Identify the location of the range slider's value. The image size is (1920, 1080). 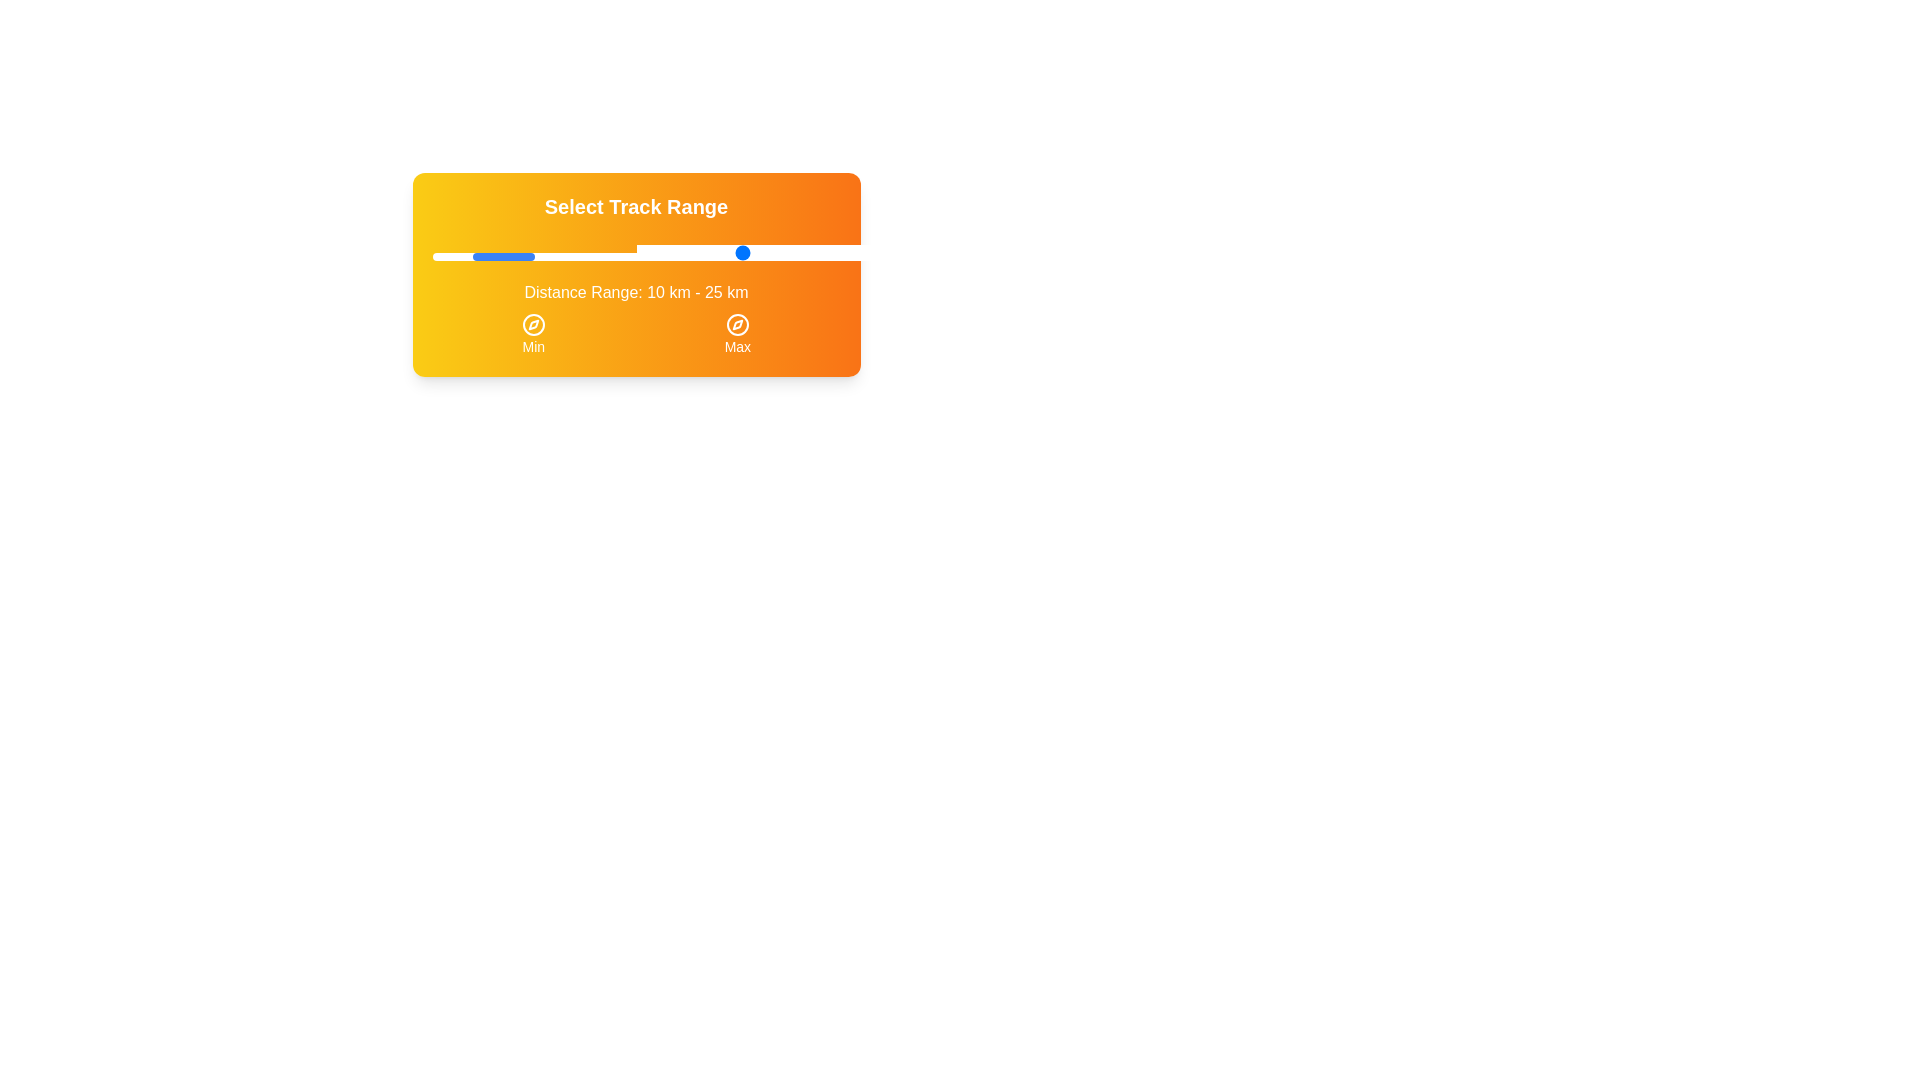
(615, 256).